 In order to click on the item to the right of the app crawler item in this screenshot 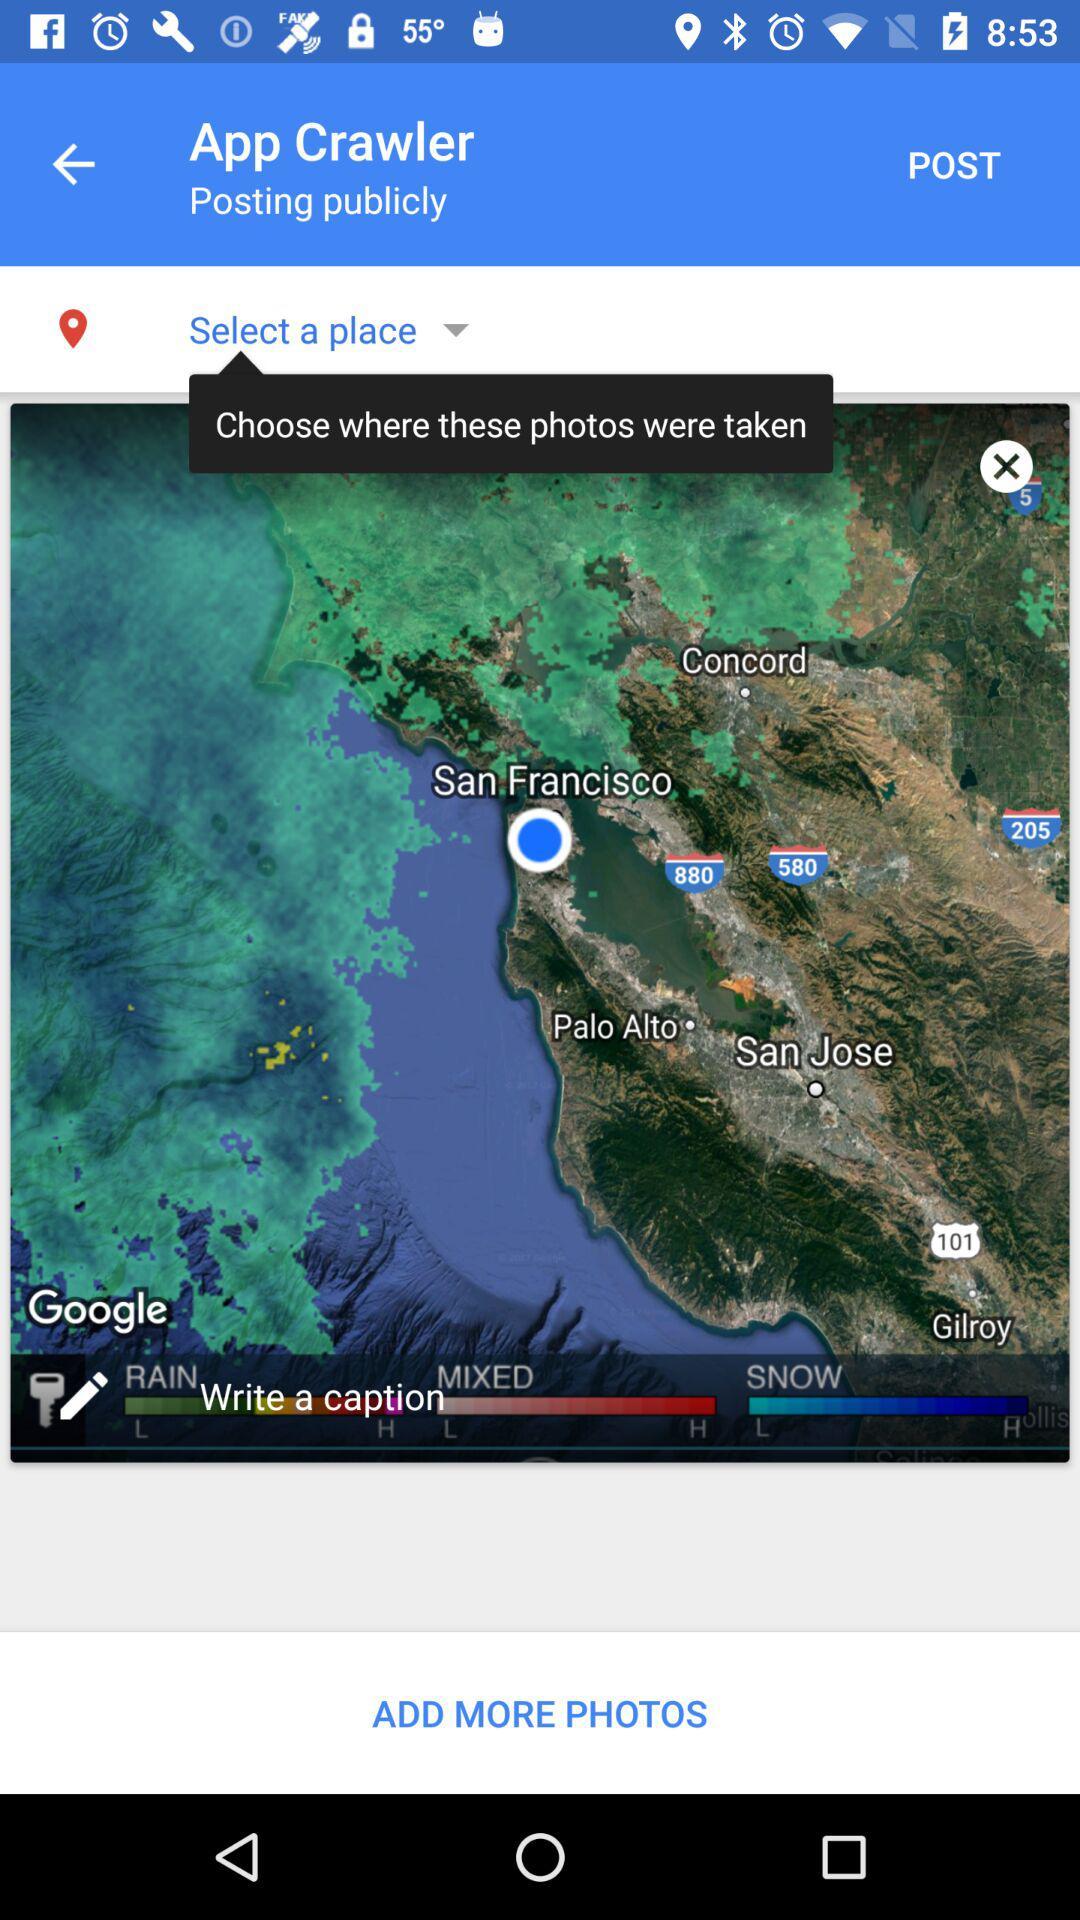, I will do `click(952, 164)`.